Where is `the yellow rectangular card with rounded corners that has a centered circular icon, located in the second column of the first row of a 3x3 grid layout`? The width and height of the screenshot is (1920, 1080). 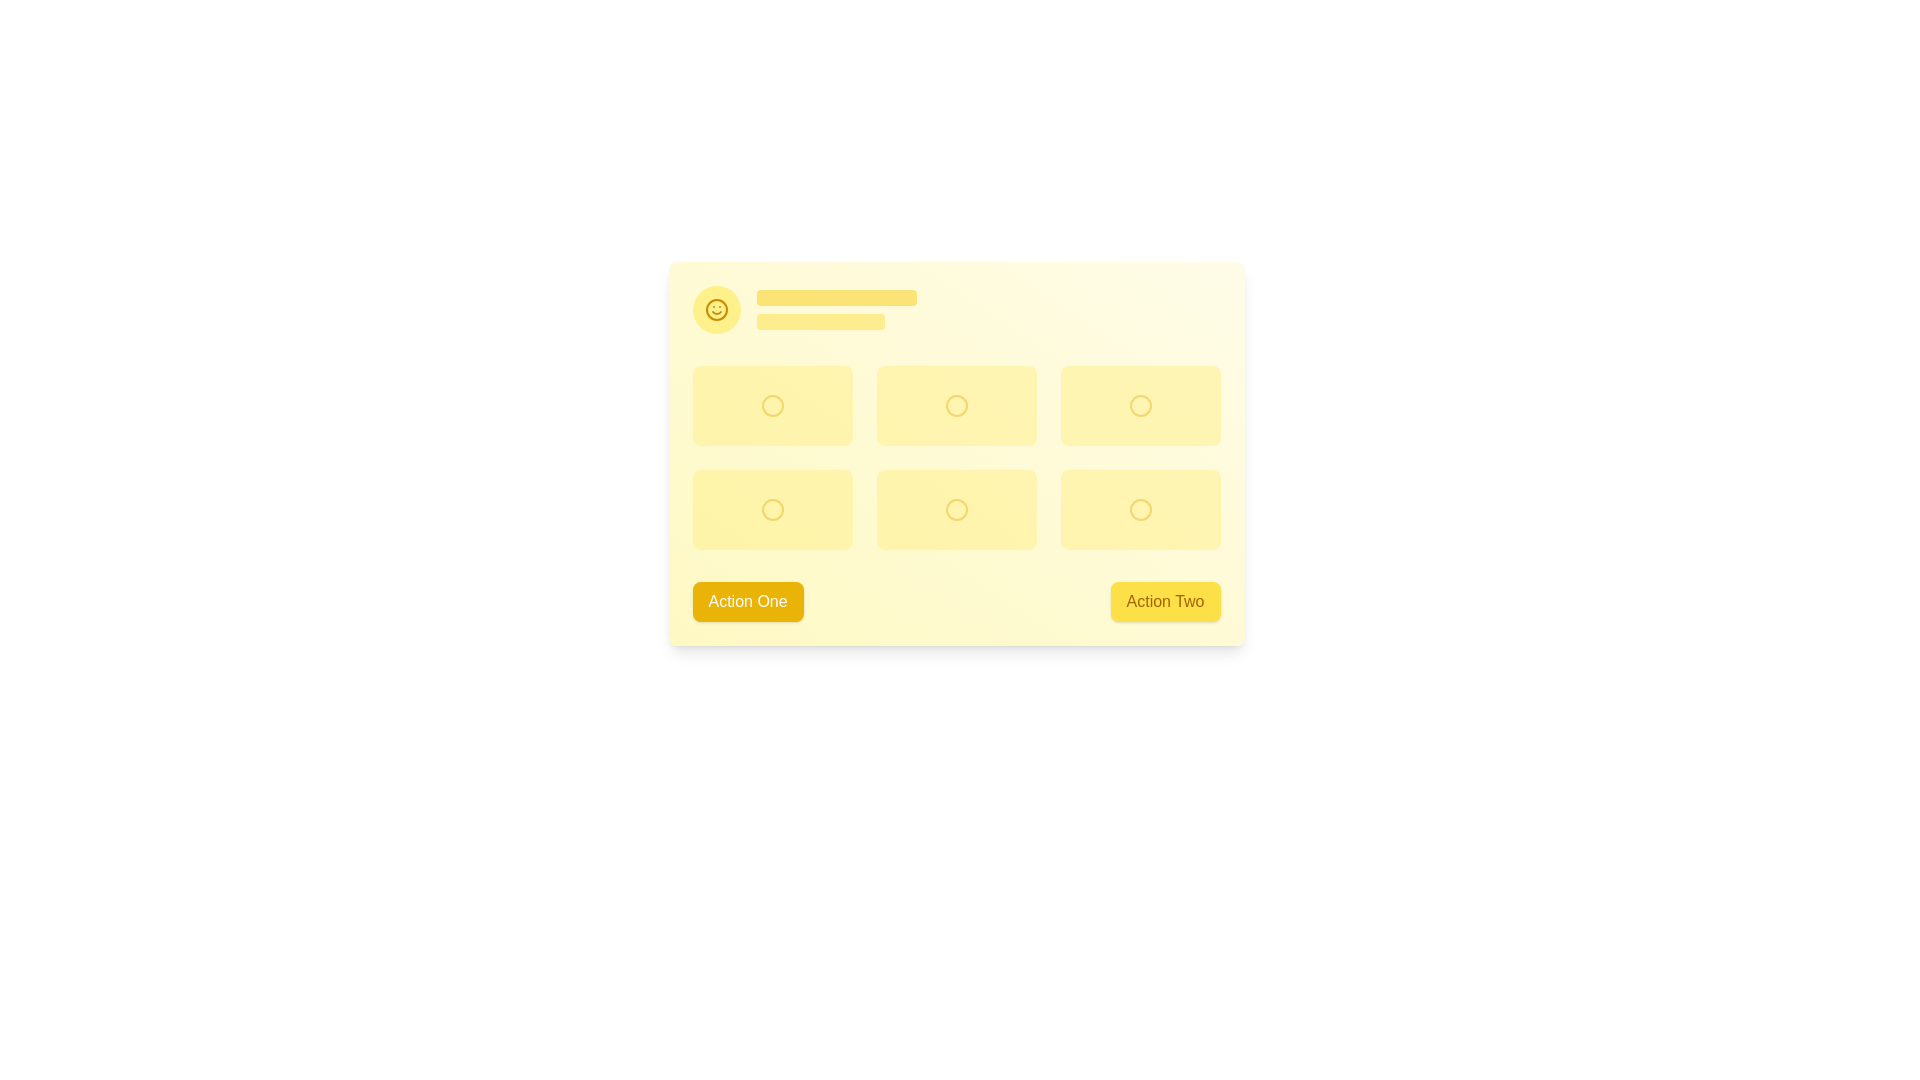 the yellow rectangular card with rounded corners that has a centered circular icon, located in the second column of the first row of a 3x3 grid layout is located at coordinates (955, 405).